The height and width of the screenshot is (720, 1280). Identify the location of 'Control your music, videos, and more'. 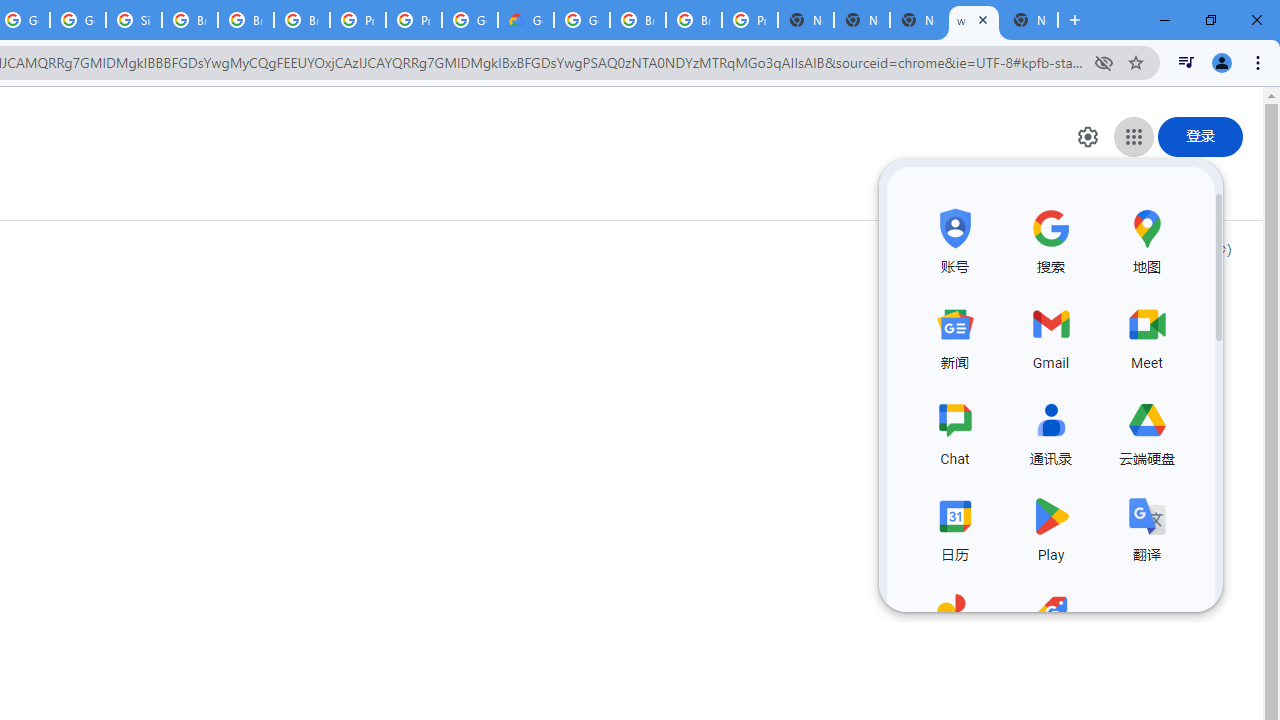
(1185, 61).